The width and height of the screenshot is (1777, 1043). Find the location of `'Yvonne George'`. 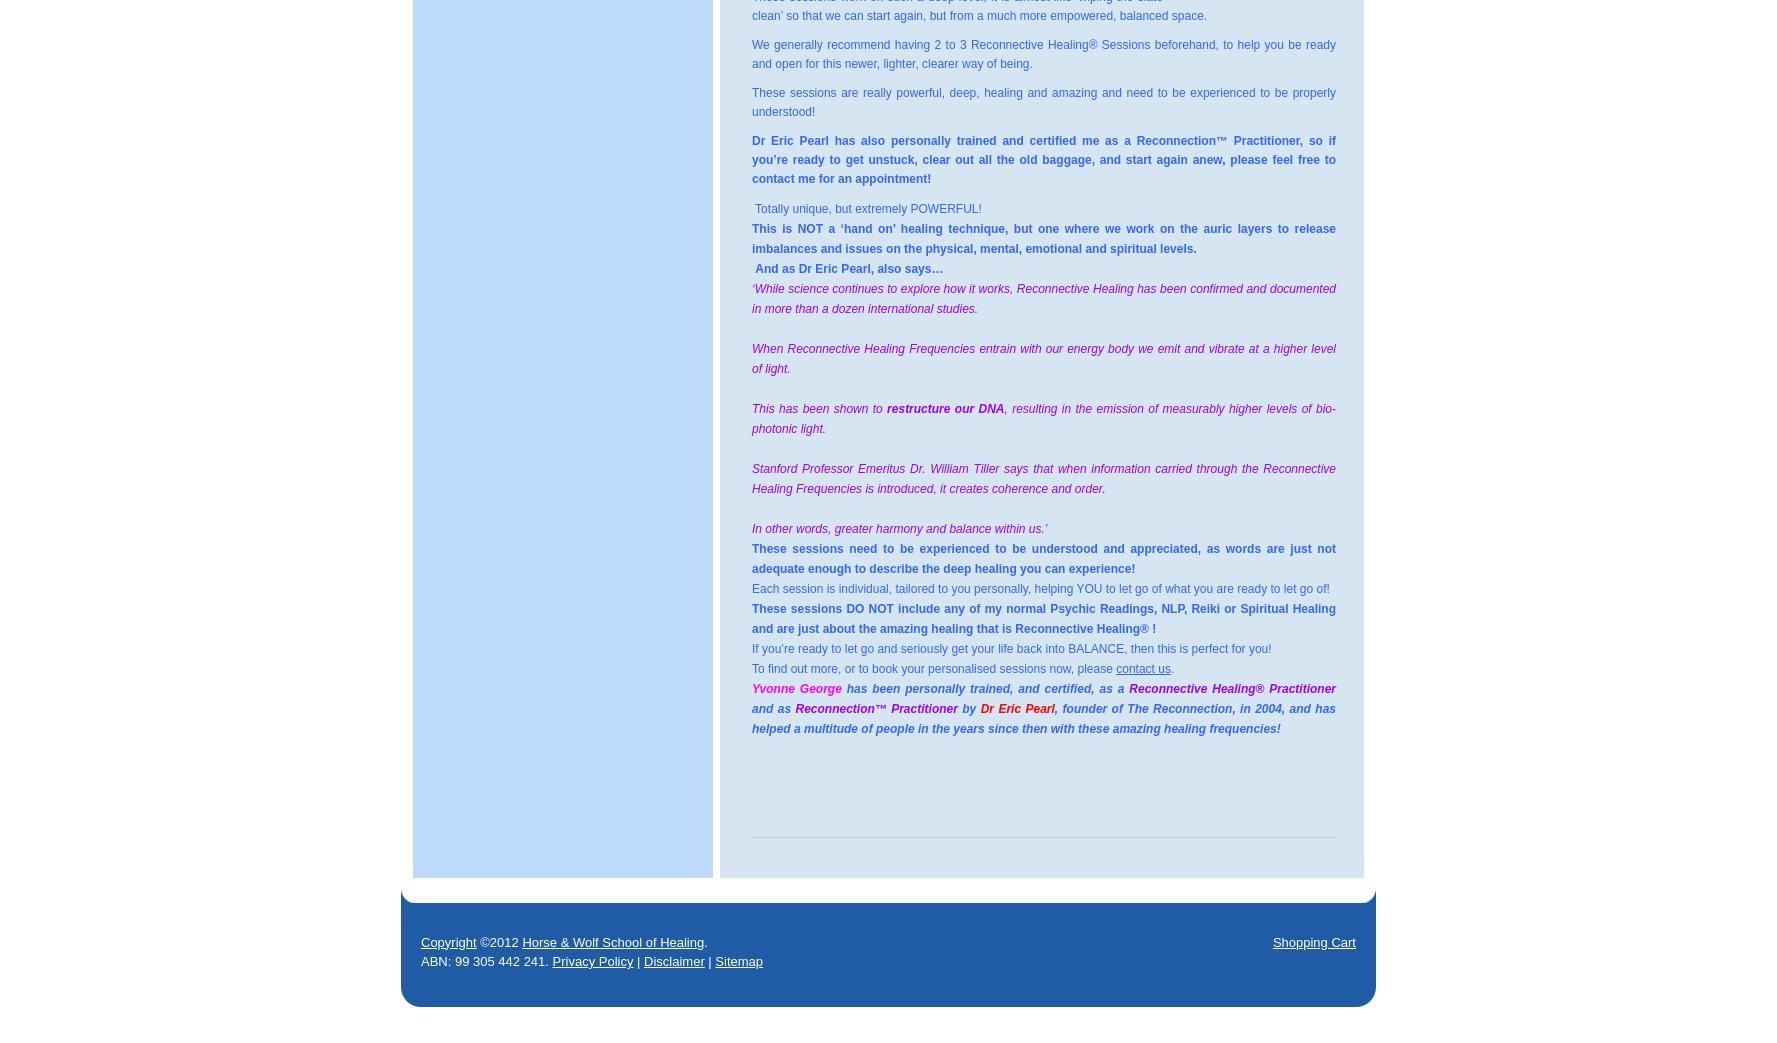

'Yvonne George' is located at coordinates (796, 689).